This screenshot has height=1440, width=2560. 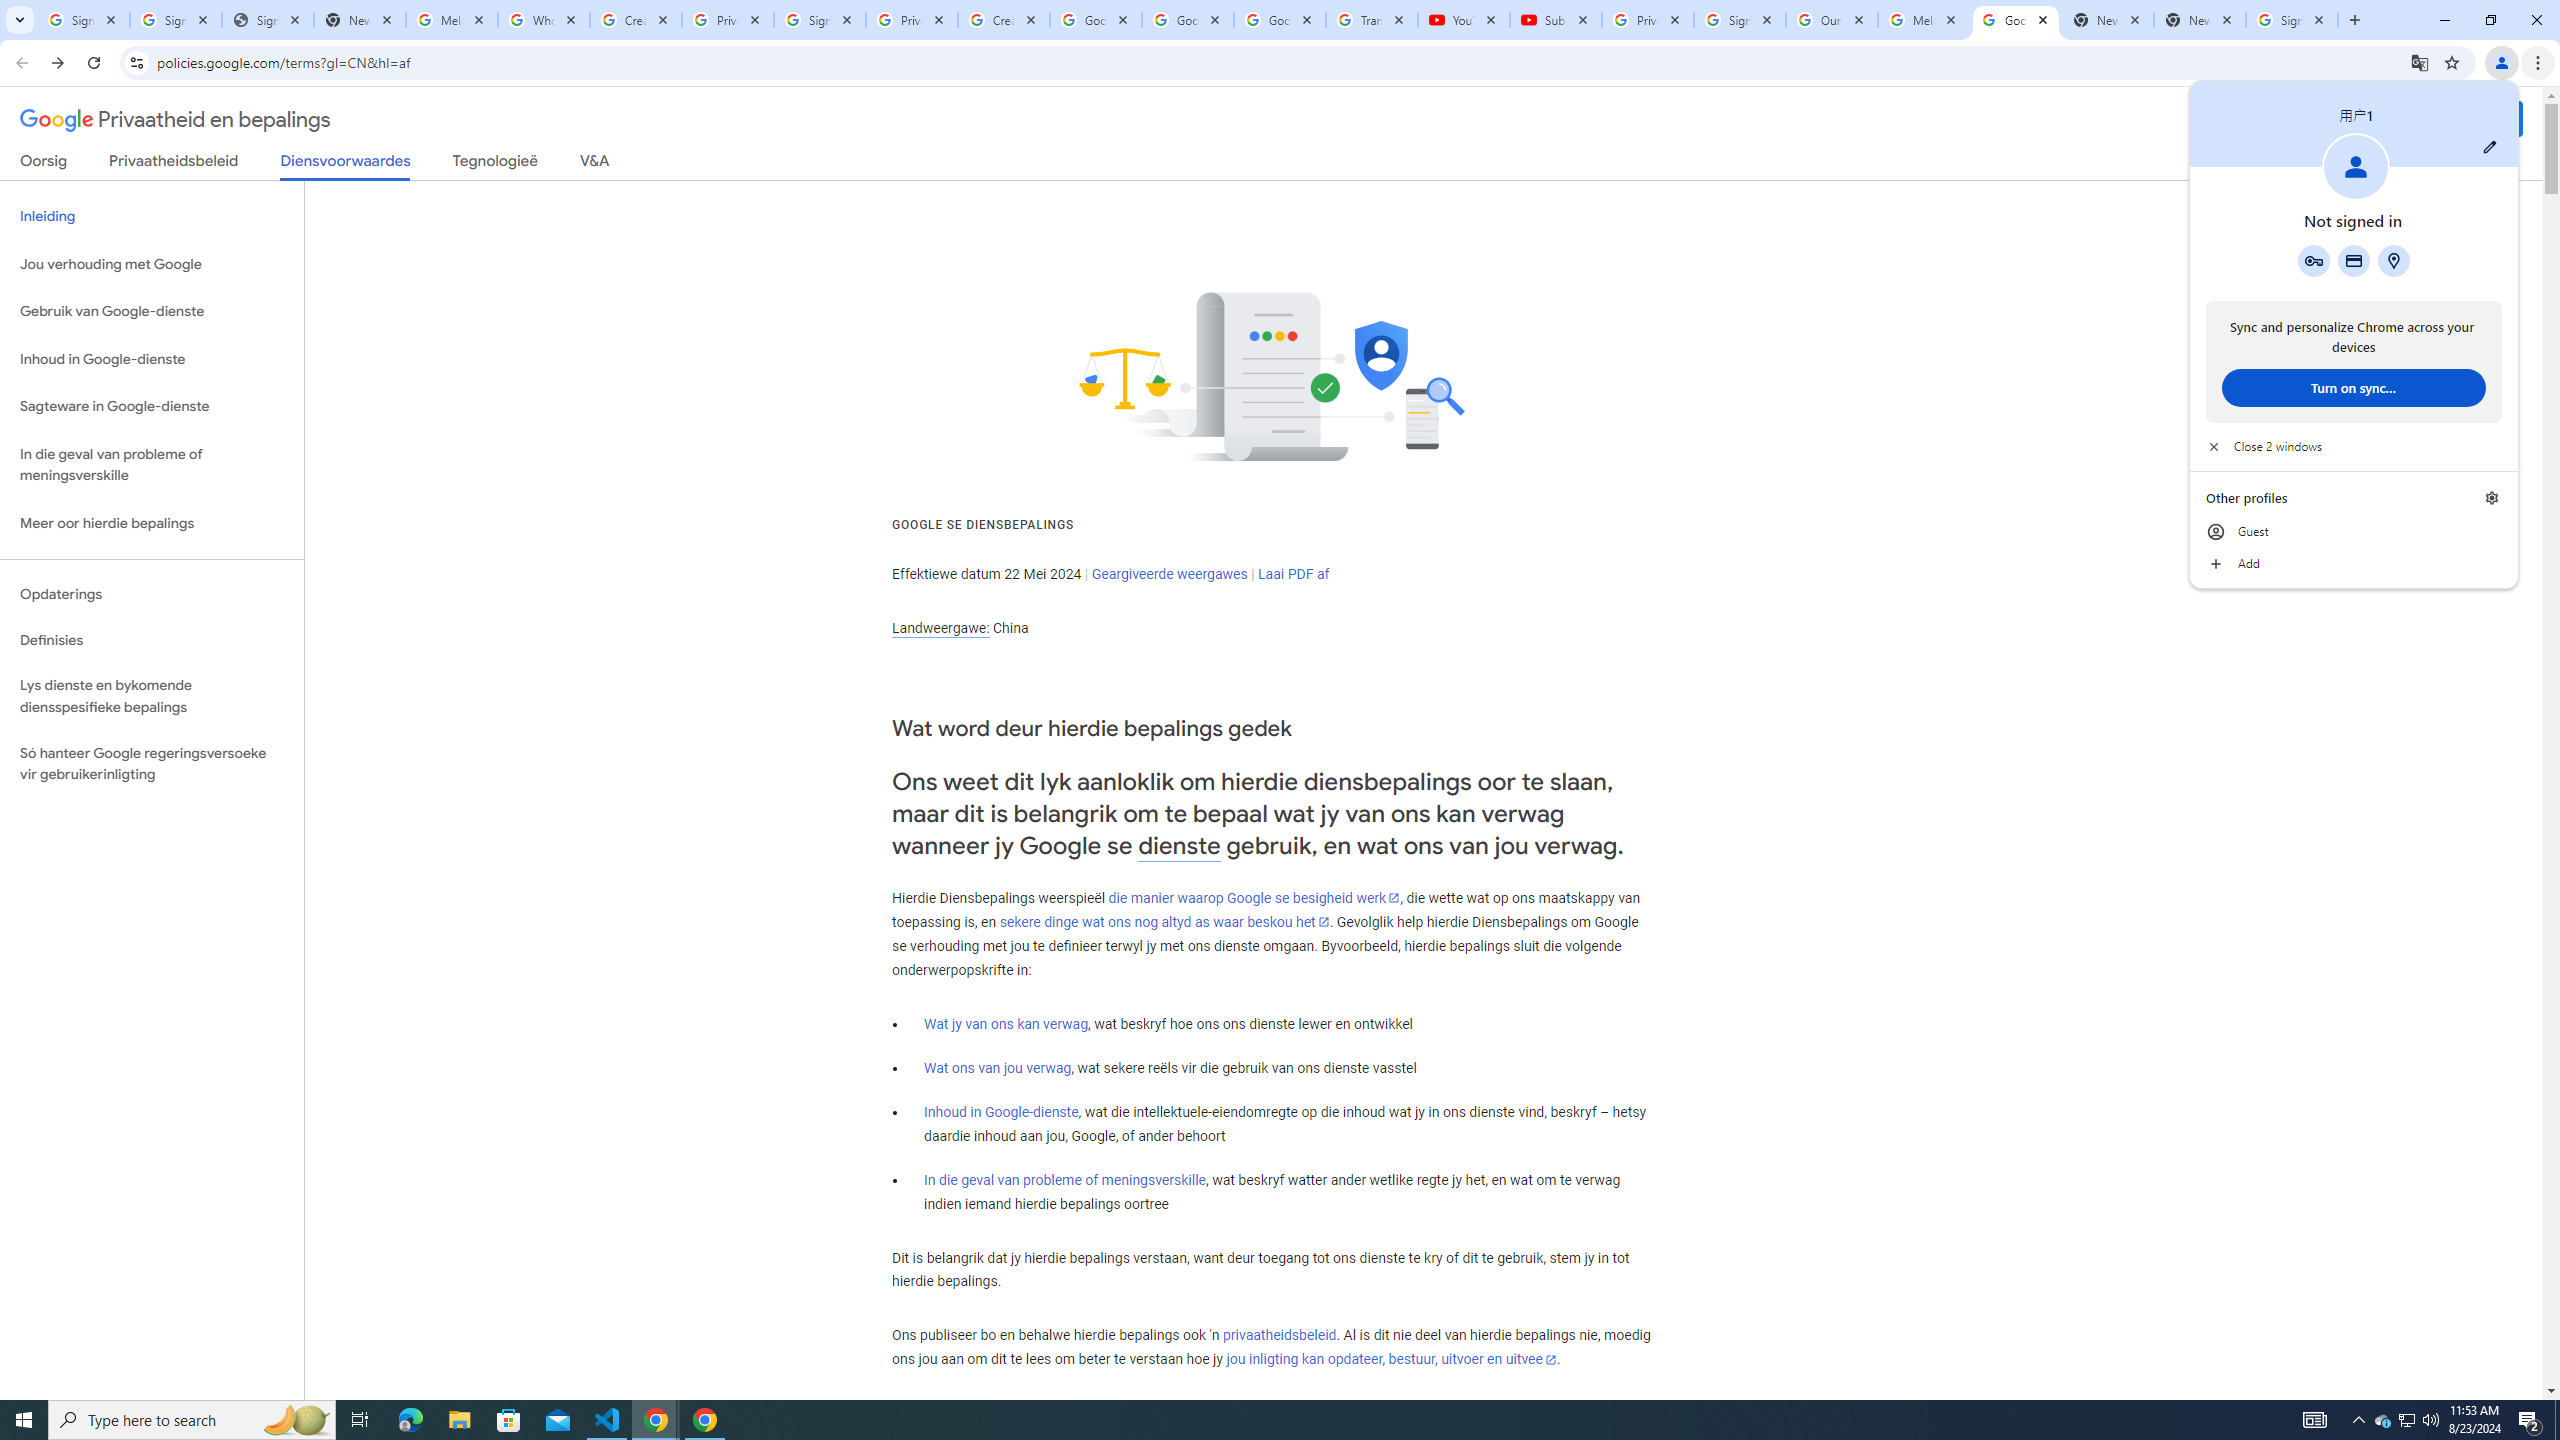 What do you see at coordinates (409, 1418) in the screenshot?
I see `'Microsoft Edge'` at bounding box center [409, 1418].